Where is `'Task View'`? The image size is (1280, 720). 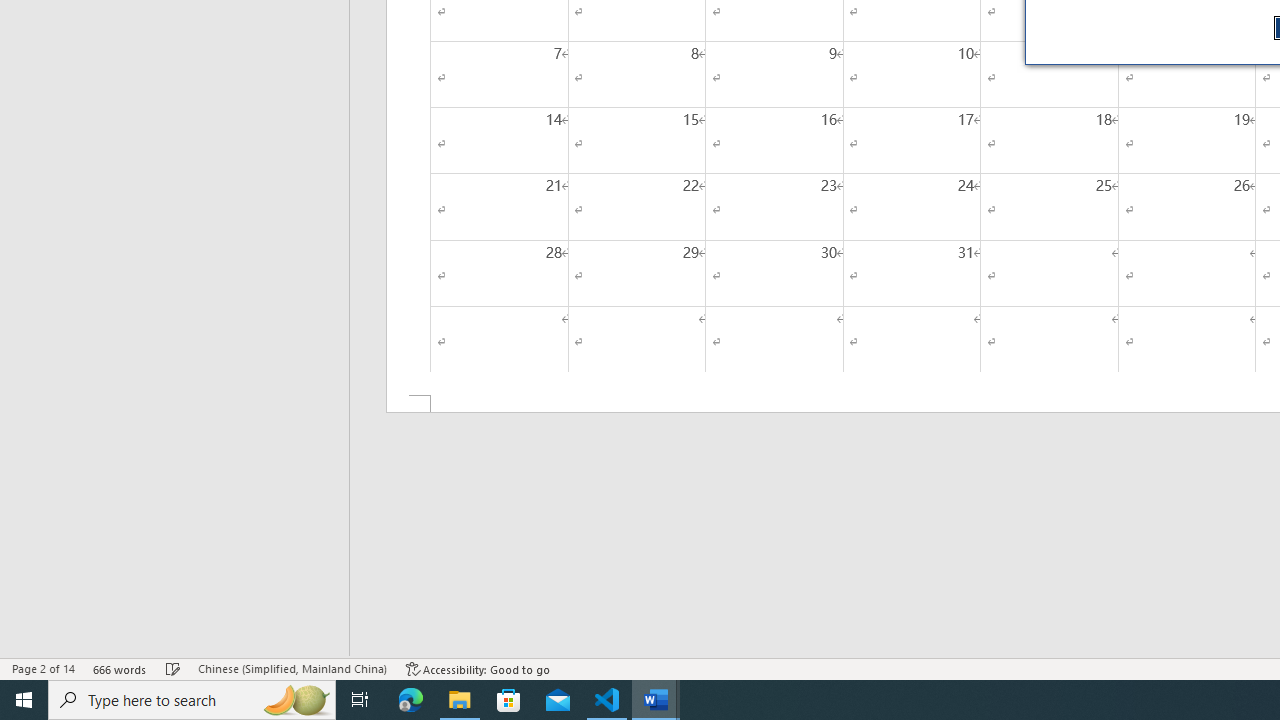 'Task View' is located at coordinates (359, 698).